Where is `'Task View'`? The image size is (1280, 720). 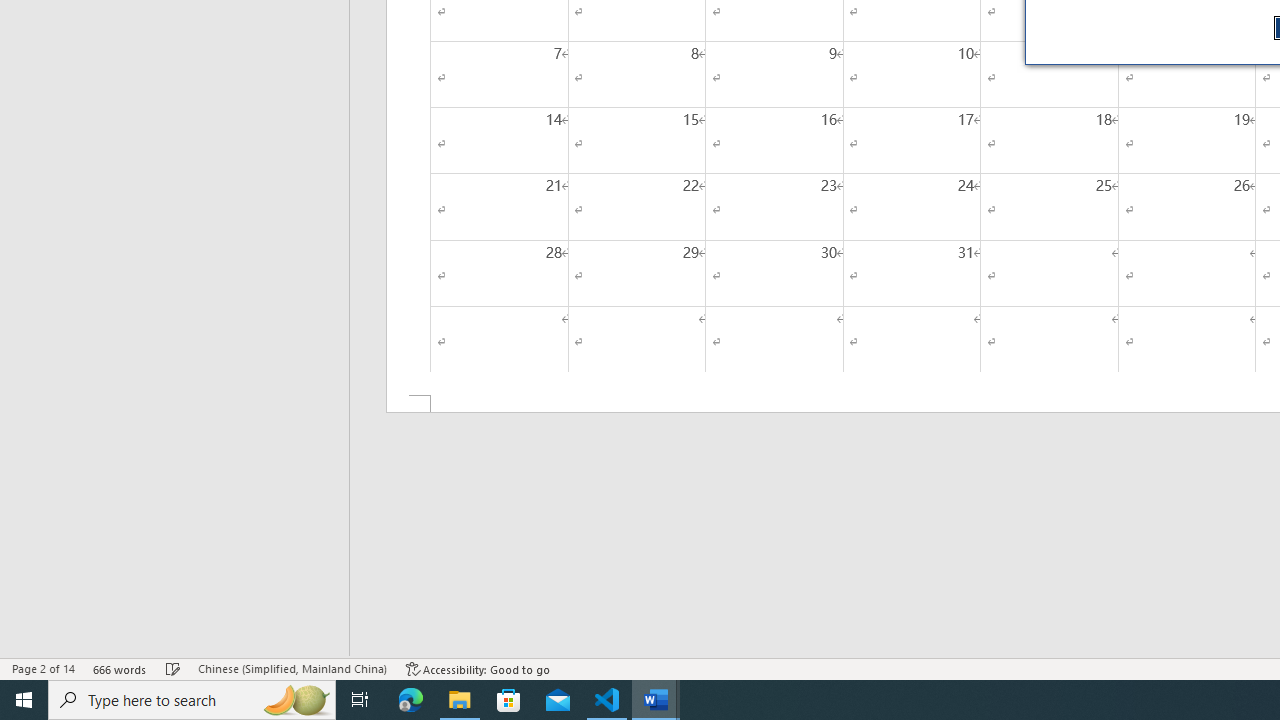 'Task View' is located at coordinates (359, 698).